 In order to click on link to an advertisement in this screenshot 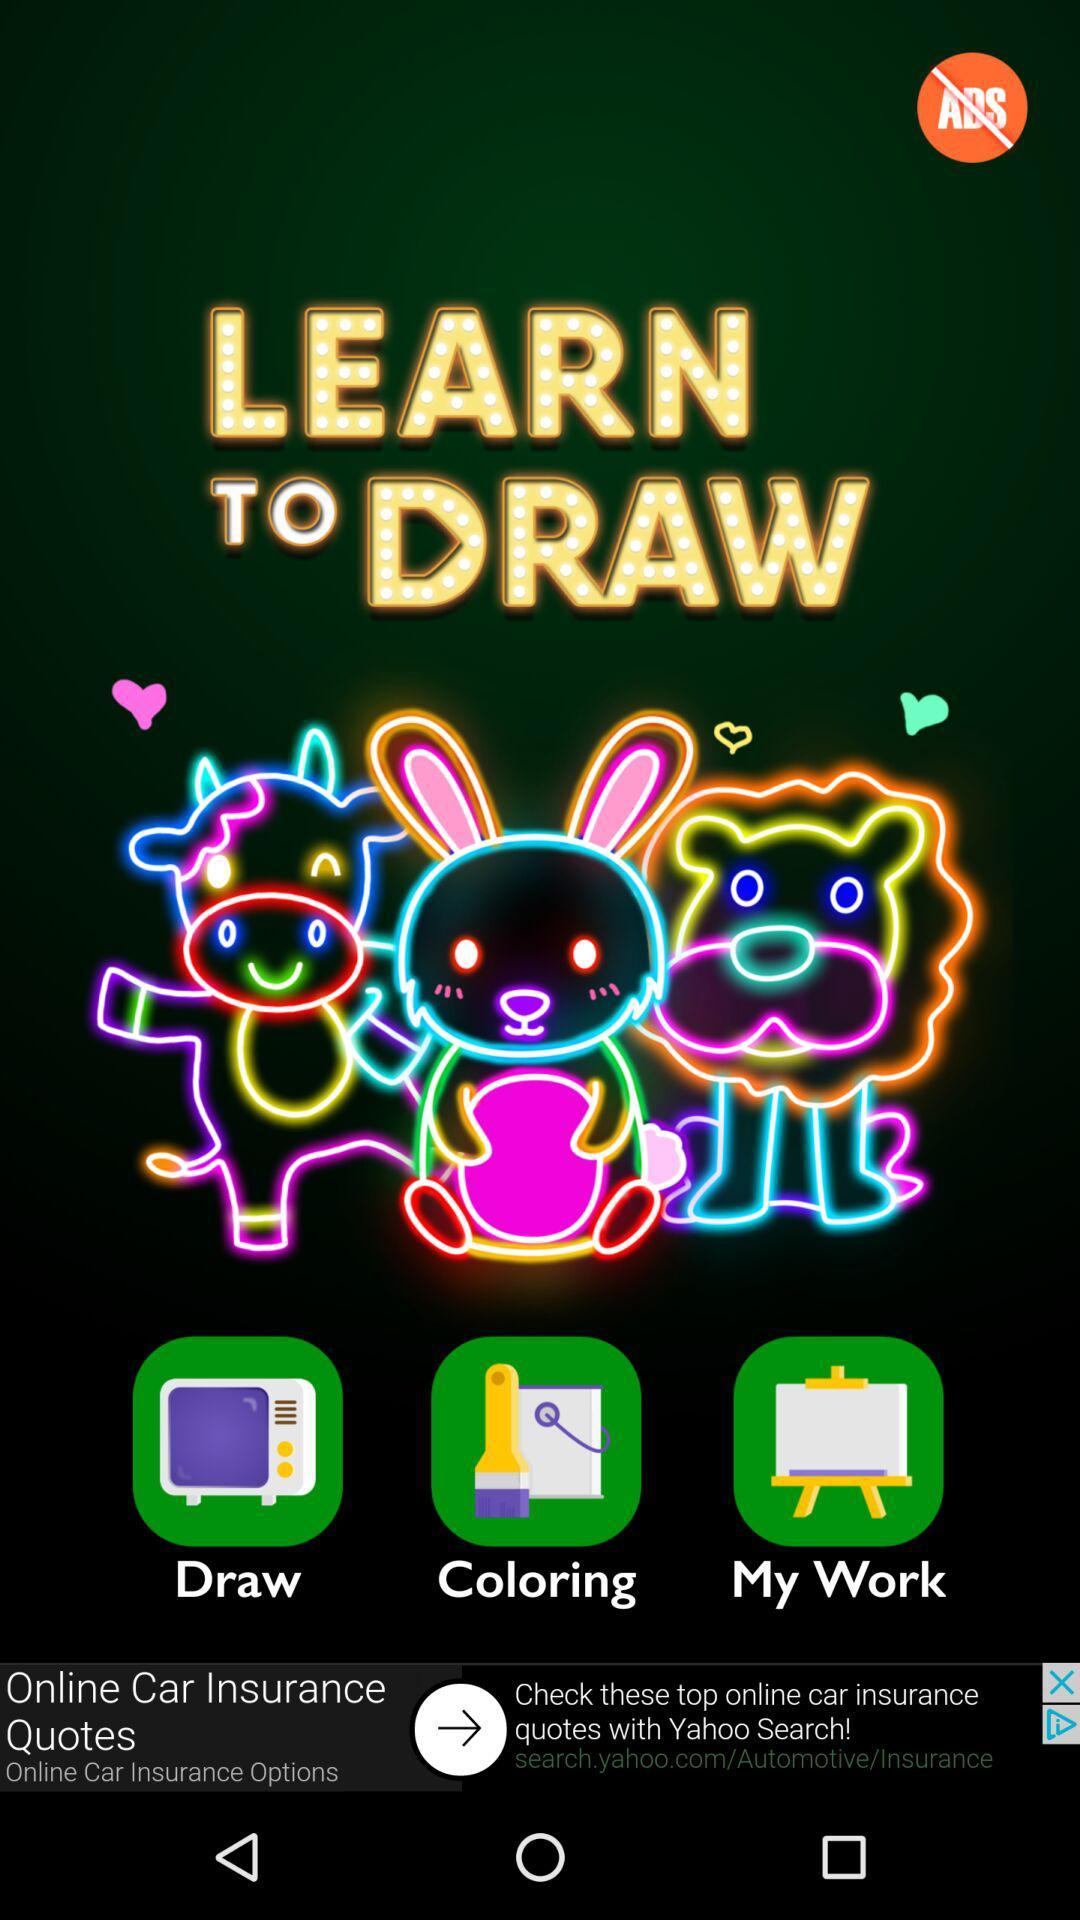, I will do `click(540, 1727)`.